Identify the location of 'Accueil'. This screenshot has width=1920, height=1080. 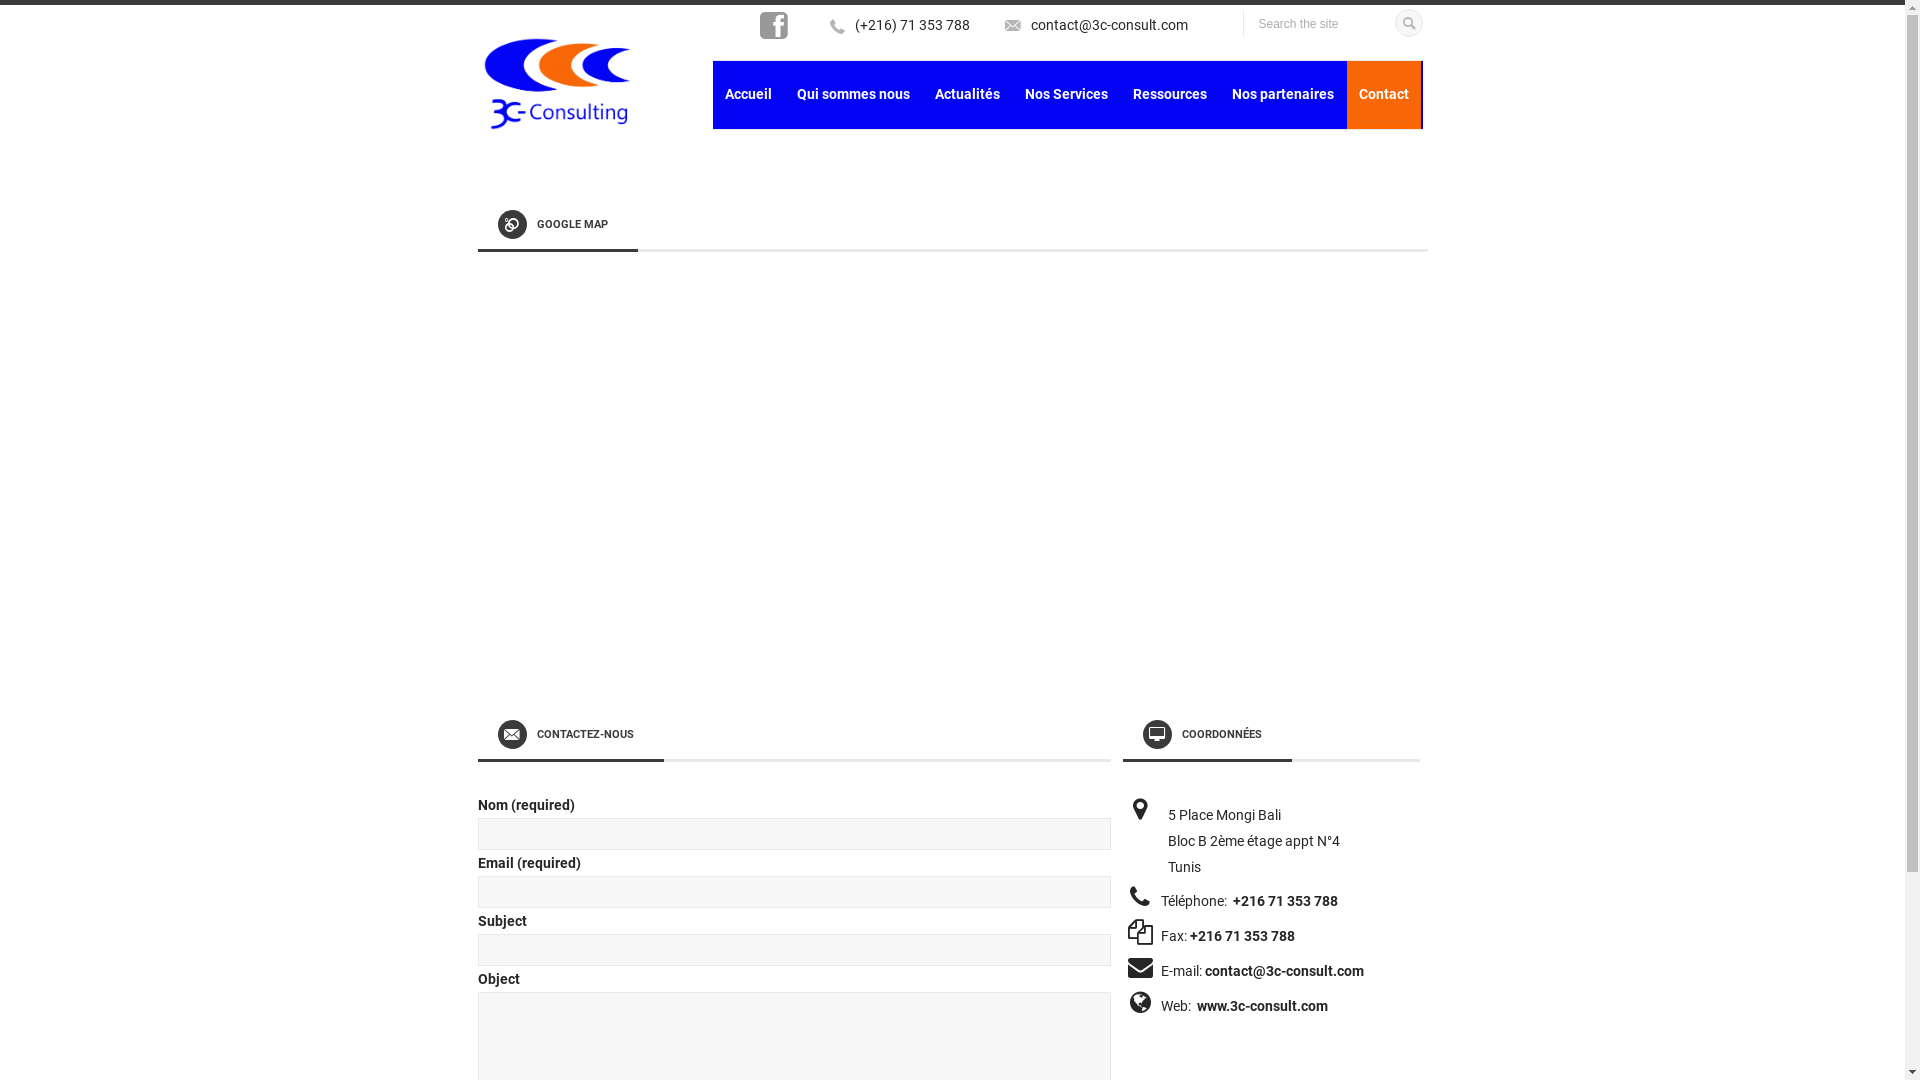
(746, 95).